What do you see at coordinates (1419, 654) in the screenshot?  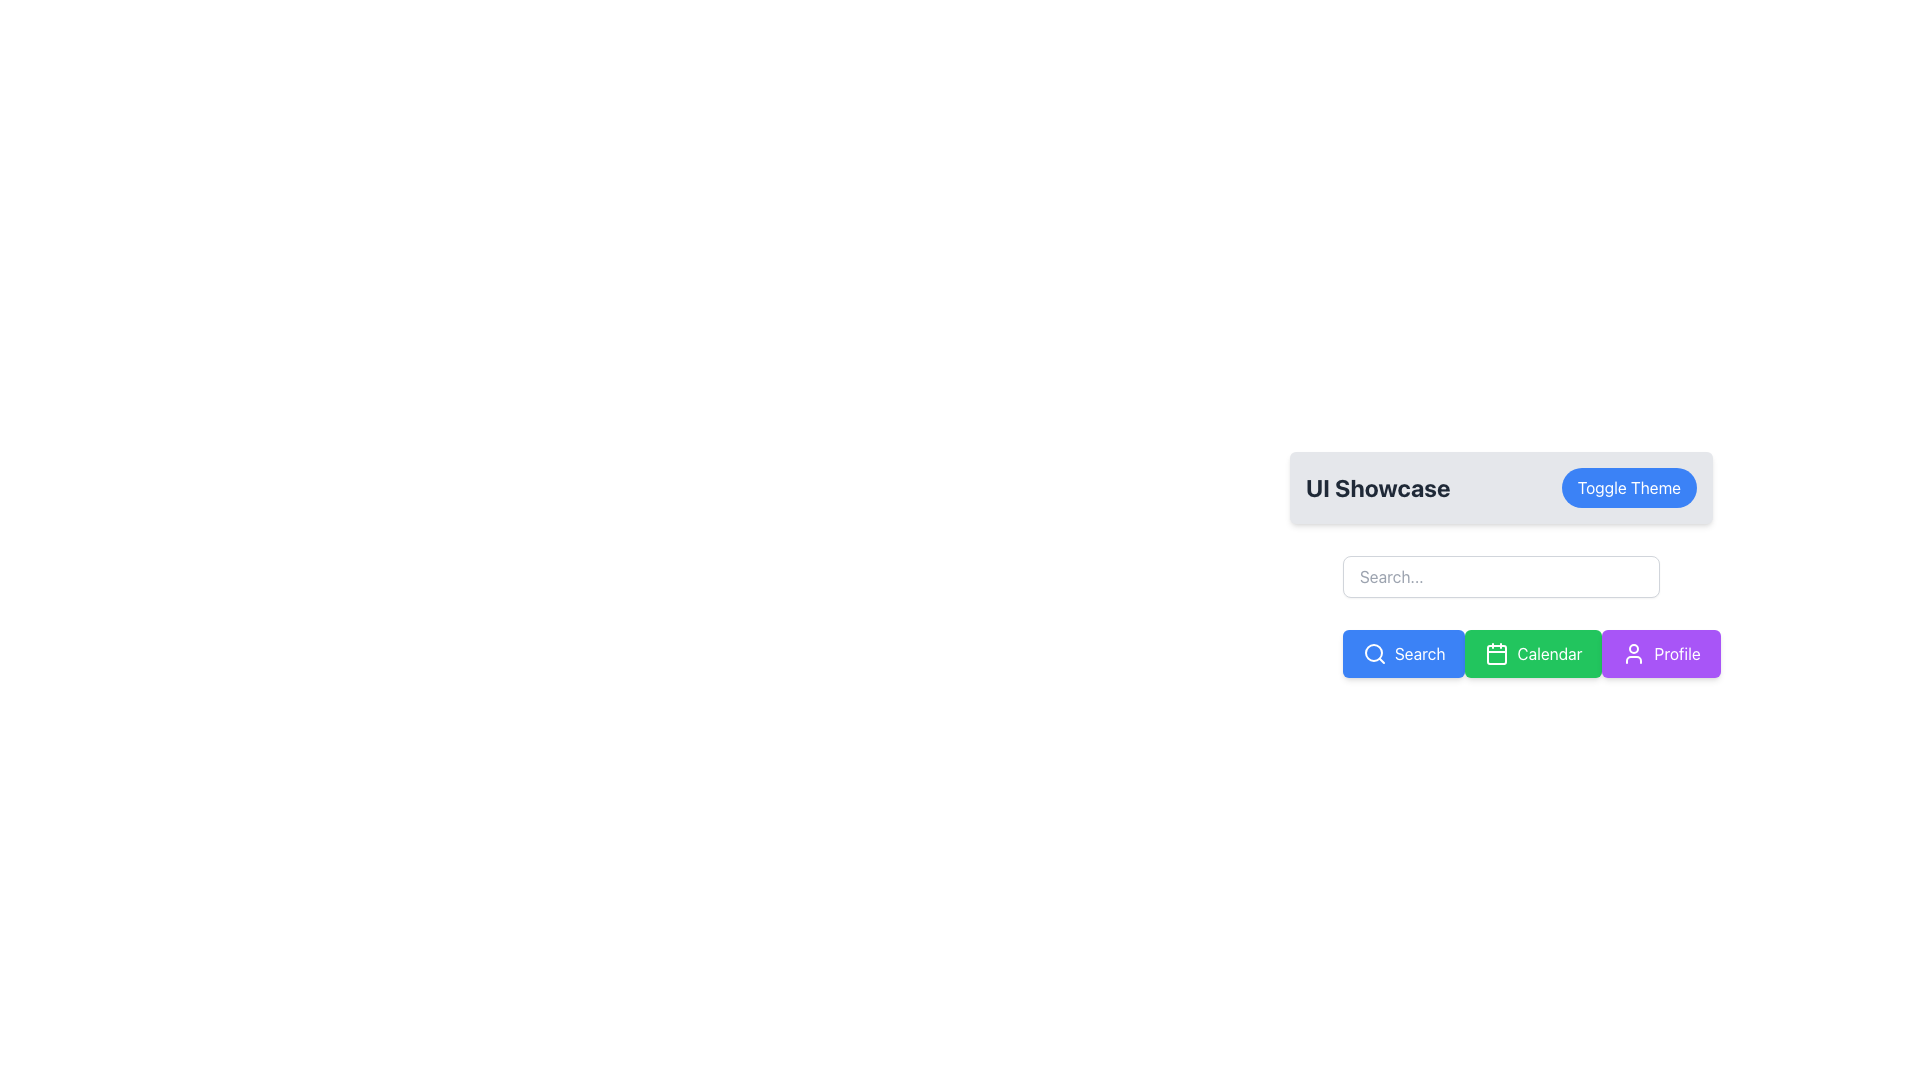 I see `text content of the label indicating the purpose of the search button, located inside a blue button in the bottom row, right of the magnifying glass icon` at bounding box center [1419, 654].